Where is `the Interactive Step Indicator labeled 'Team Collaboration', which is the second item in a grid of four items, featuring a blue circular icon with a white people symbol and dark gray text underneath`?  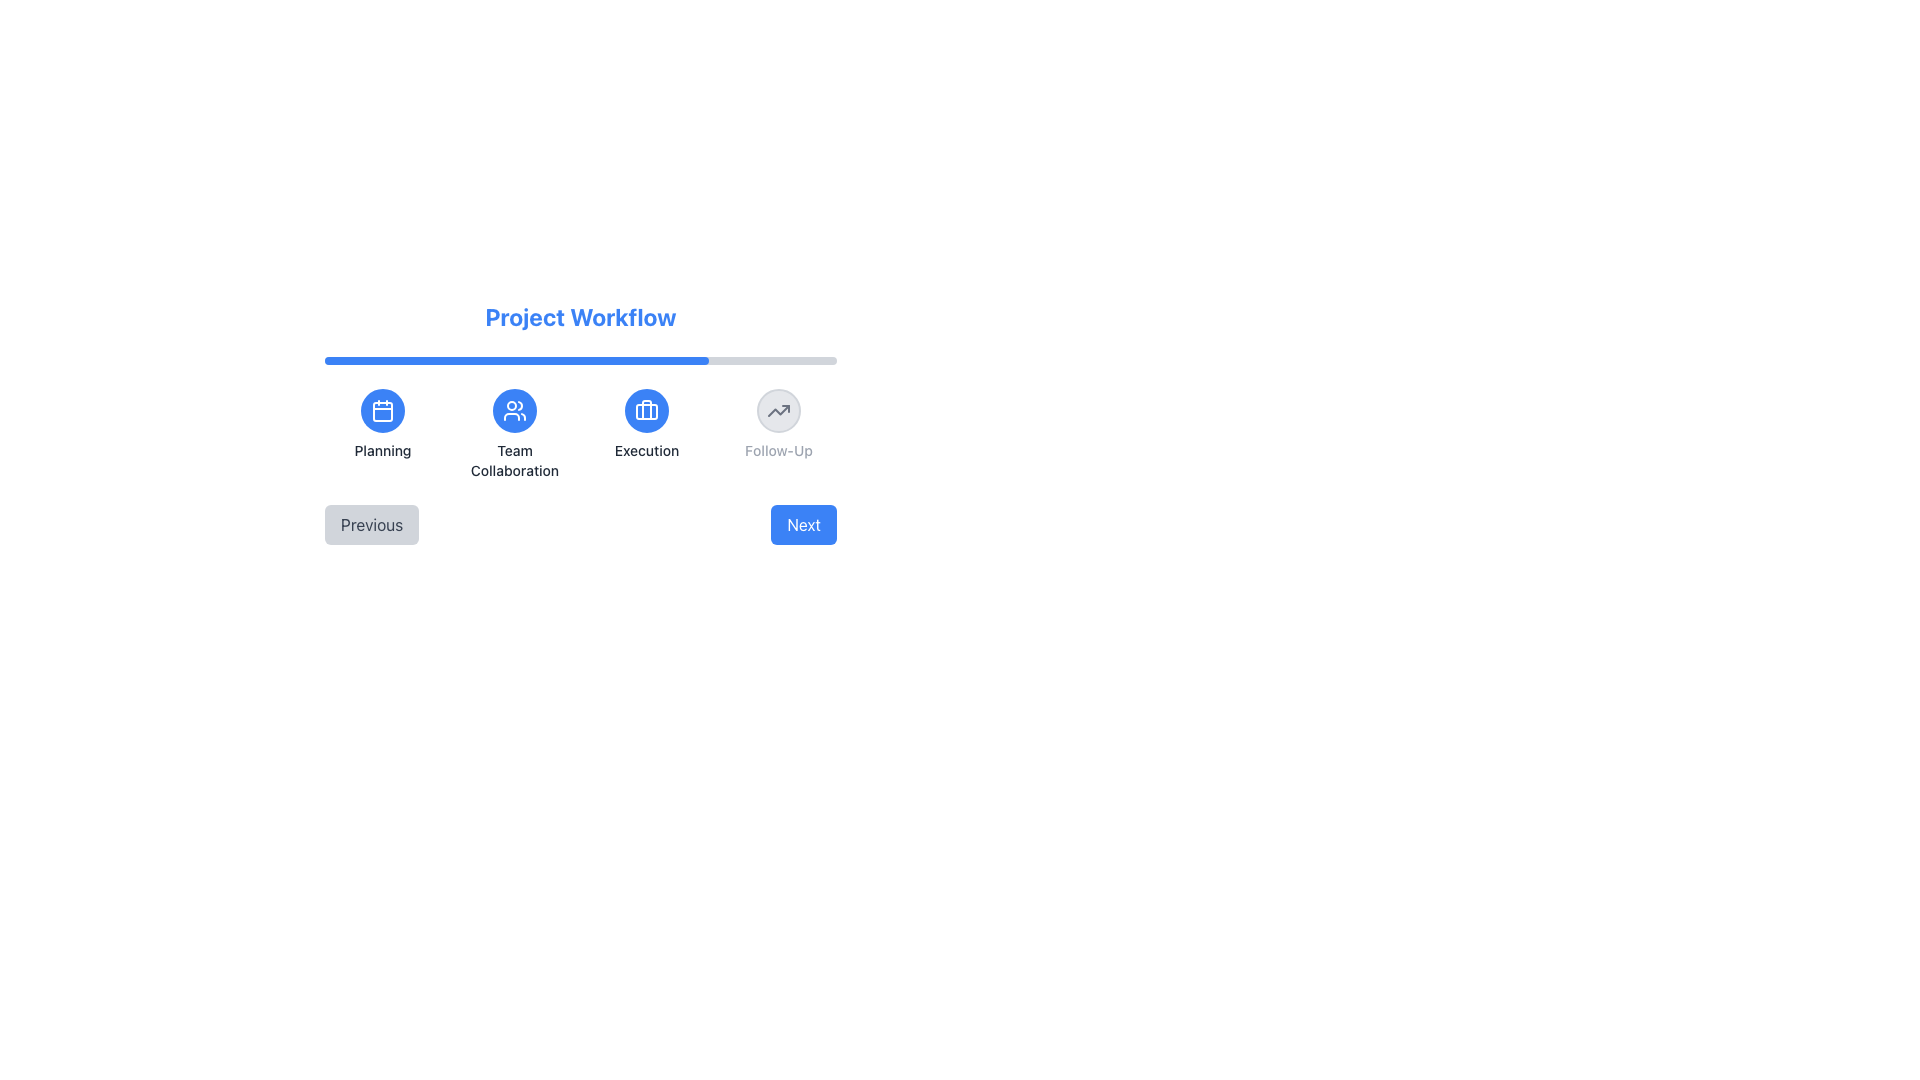 the Interactive Step Indicator labeled 'Team Collaboration', which is the second item in a grid of four items, featuring a blue circular icon with a white people symbol and dark gray text underneath is located at coordinates (514, 434).